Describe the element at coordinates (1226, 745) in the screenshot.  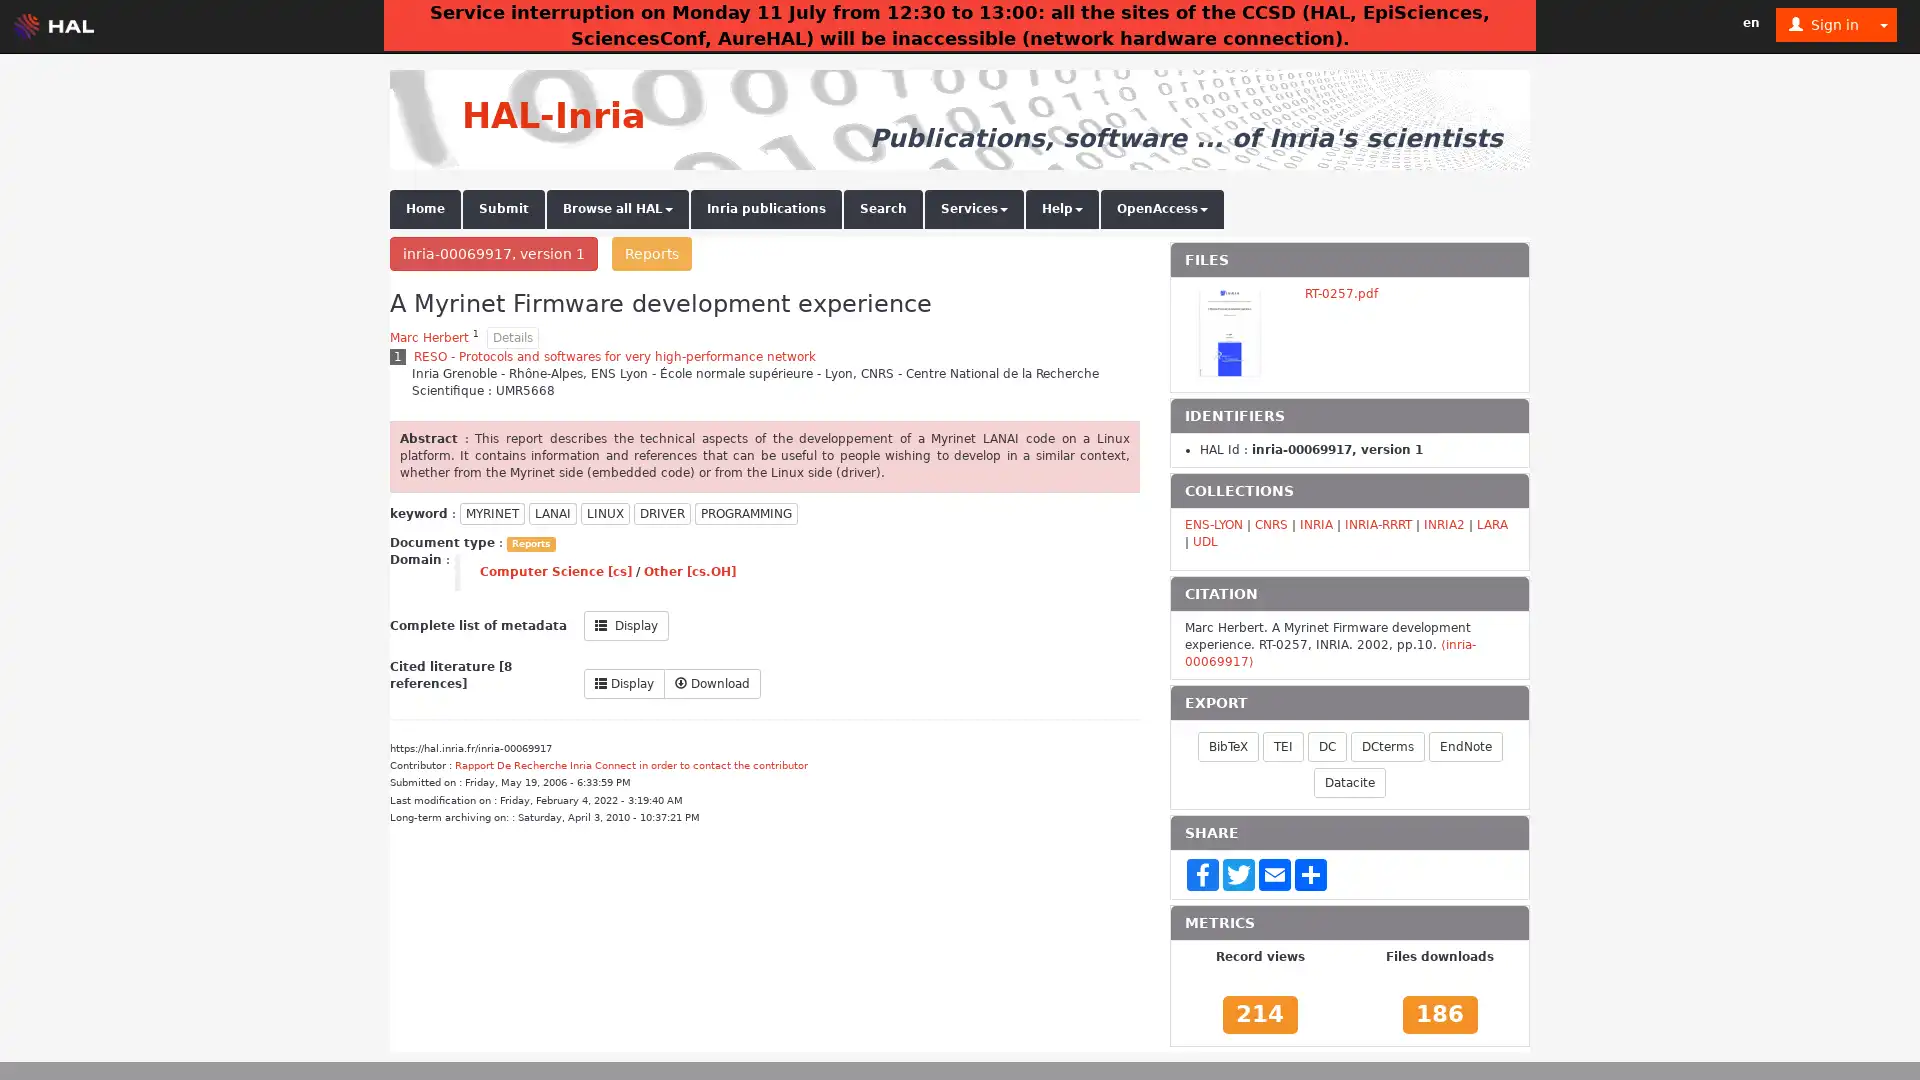
I see `BibTeX` at that location.